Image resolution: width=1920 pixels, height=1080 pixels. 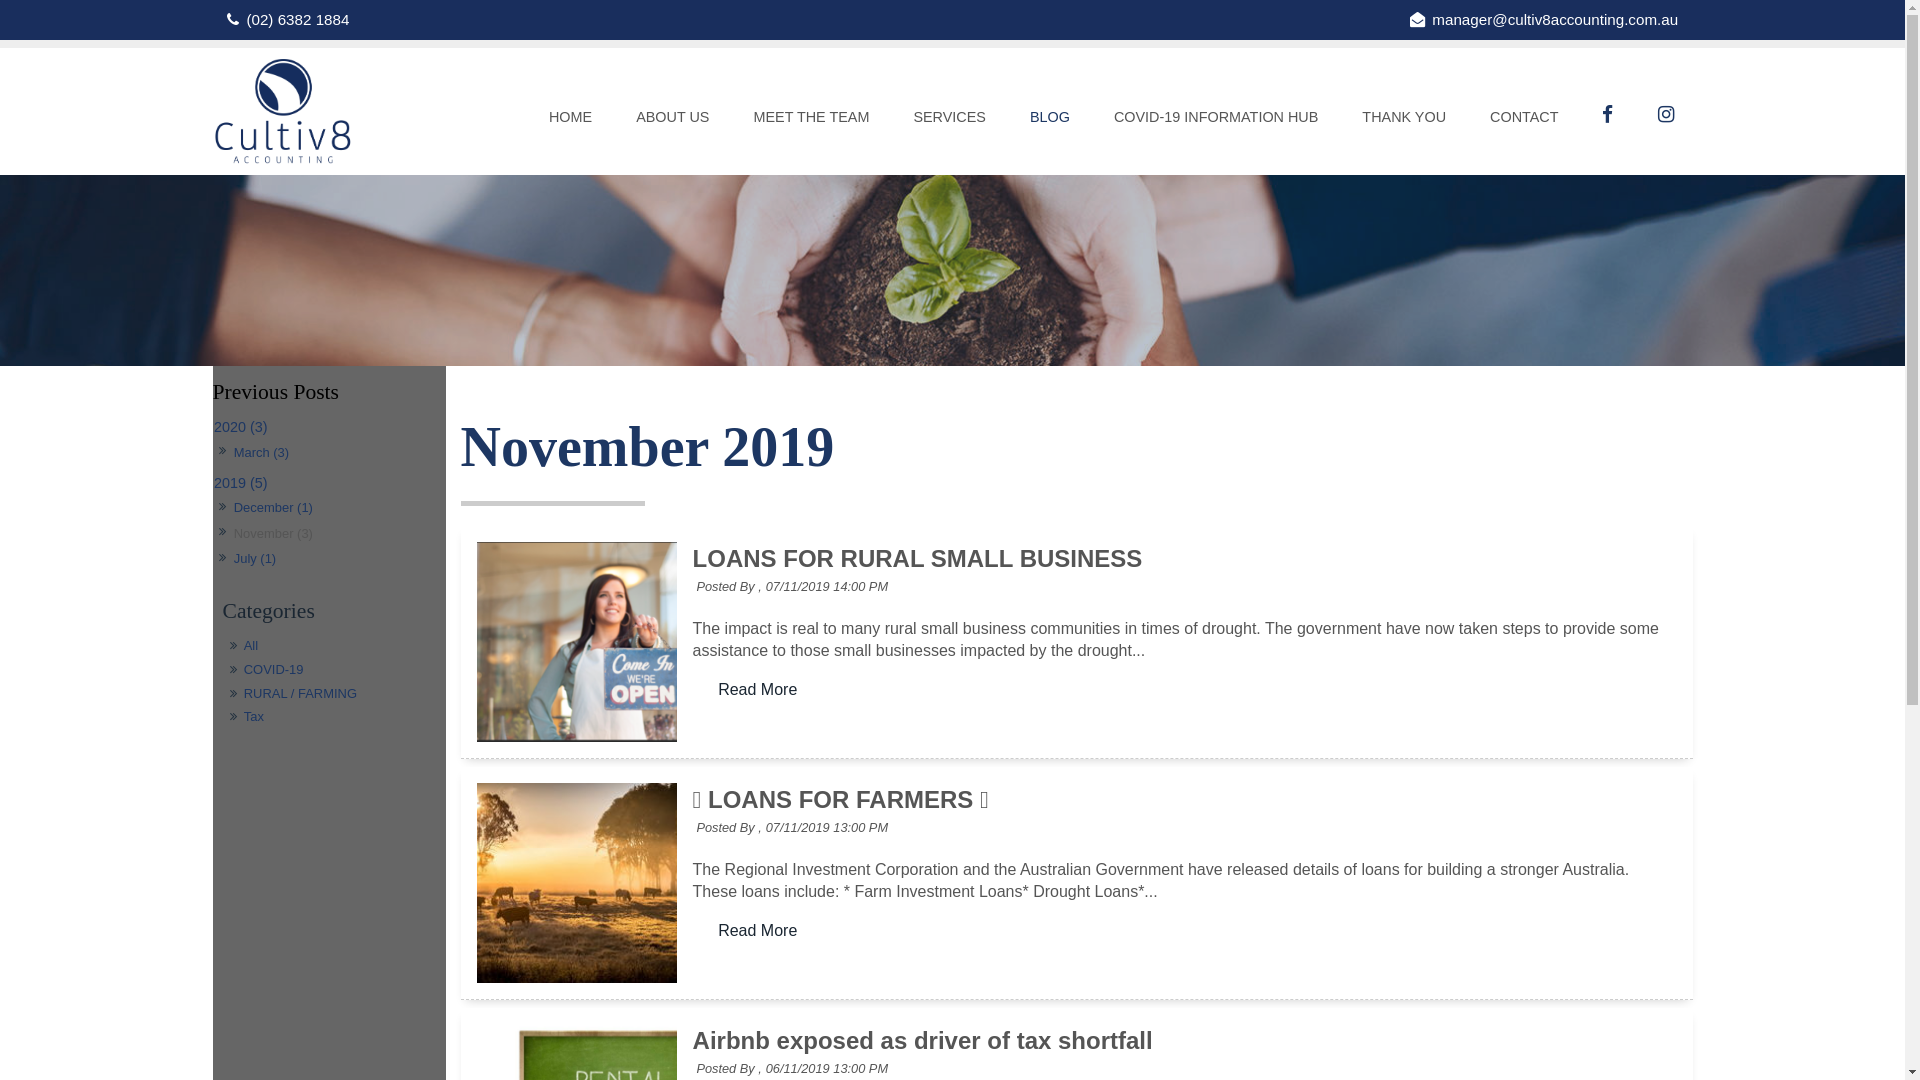 What do you see at coordinates (1049, 119) in the screenshot?
I see `'BLOG'` at bounding box center [1049, 119].